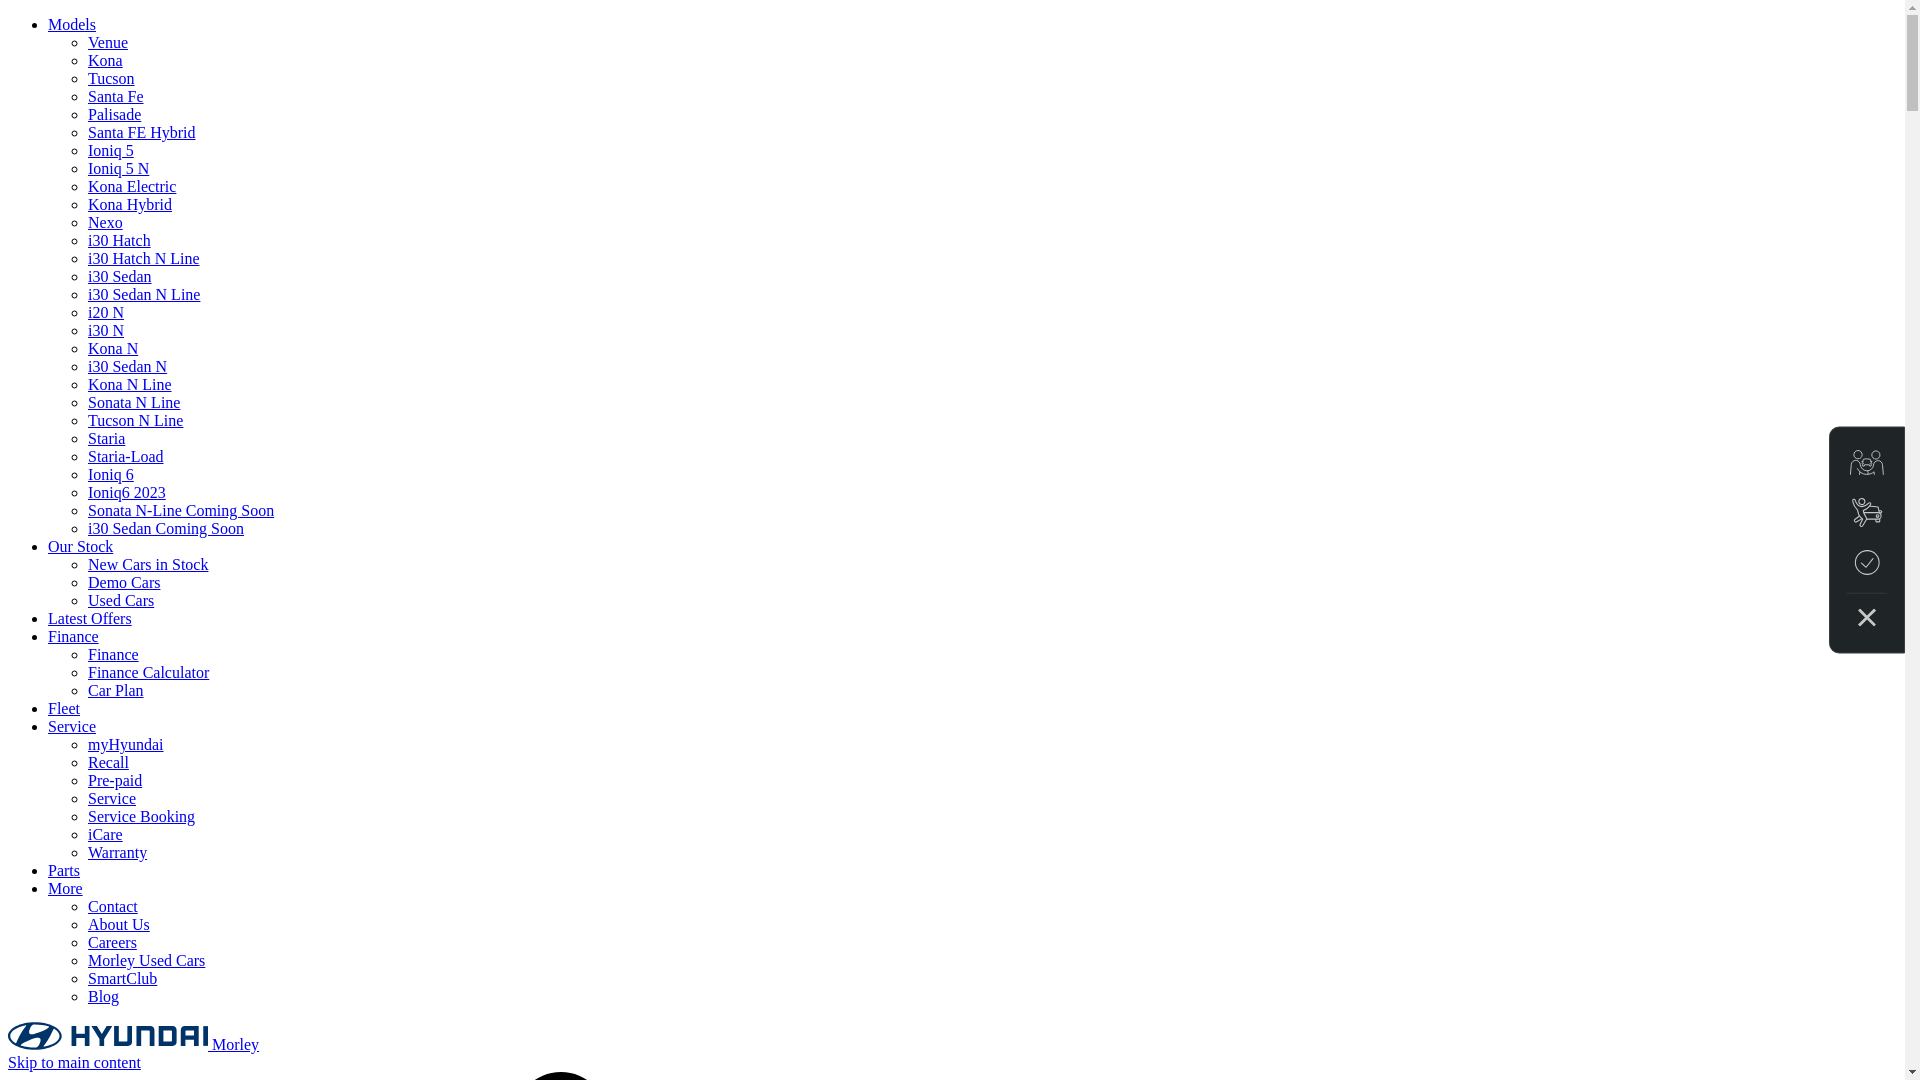 This screenshot has width=1920, height=1080. What do you see at coordinates (86, 77) in the screenshot?
I see `'Tucson'` at bounding box center [86, 77].